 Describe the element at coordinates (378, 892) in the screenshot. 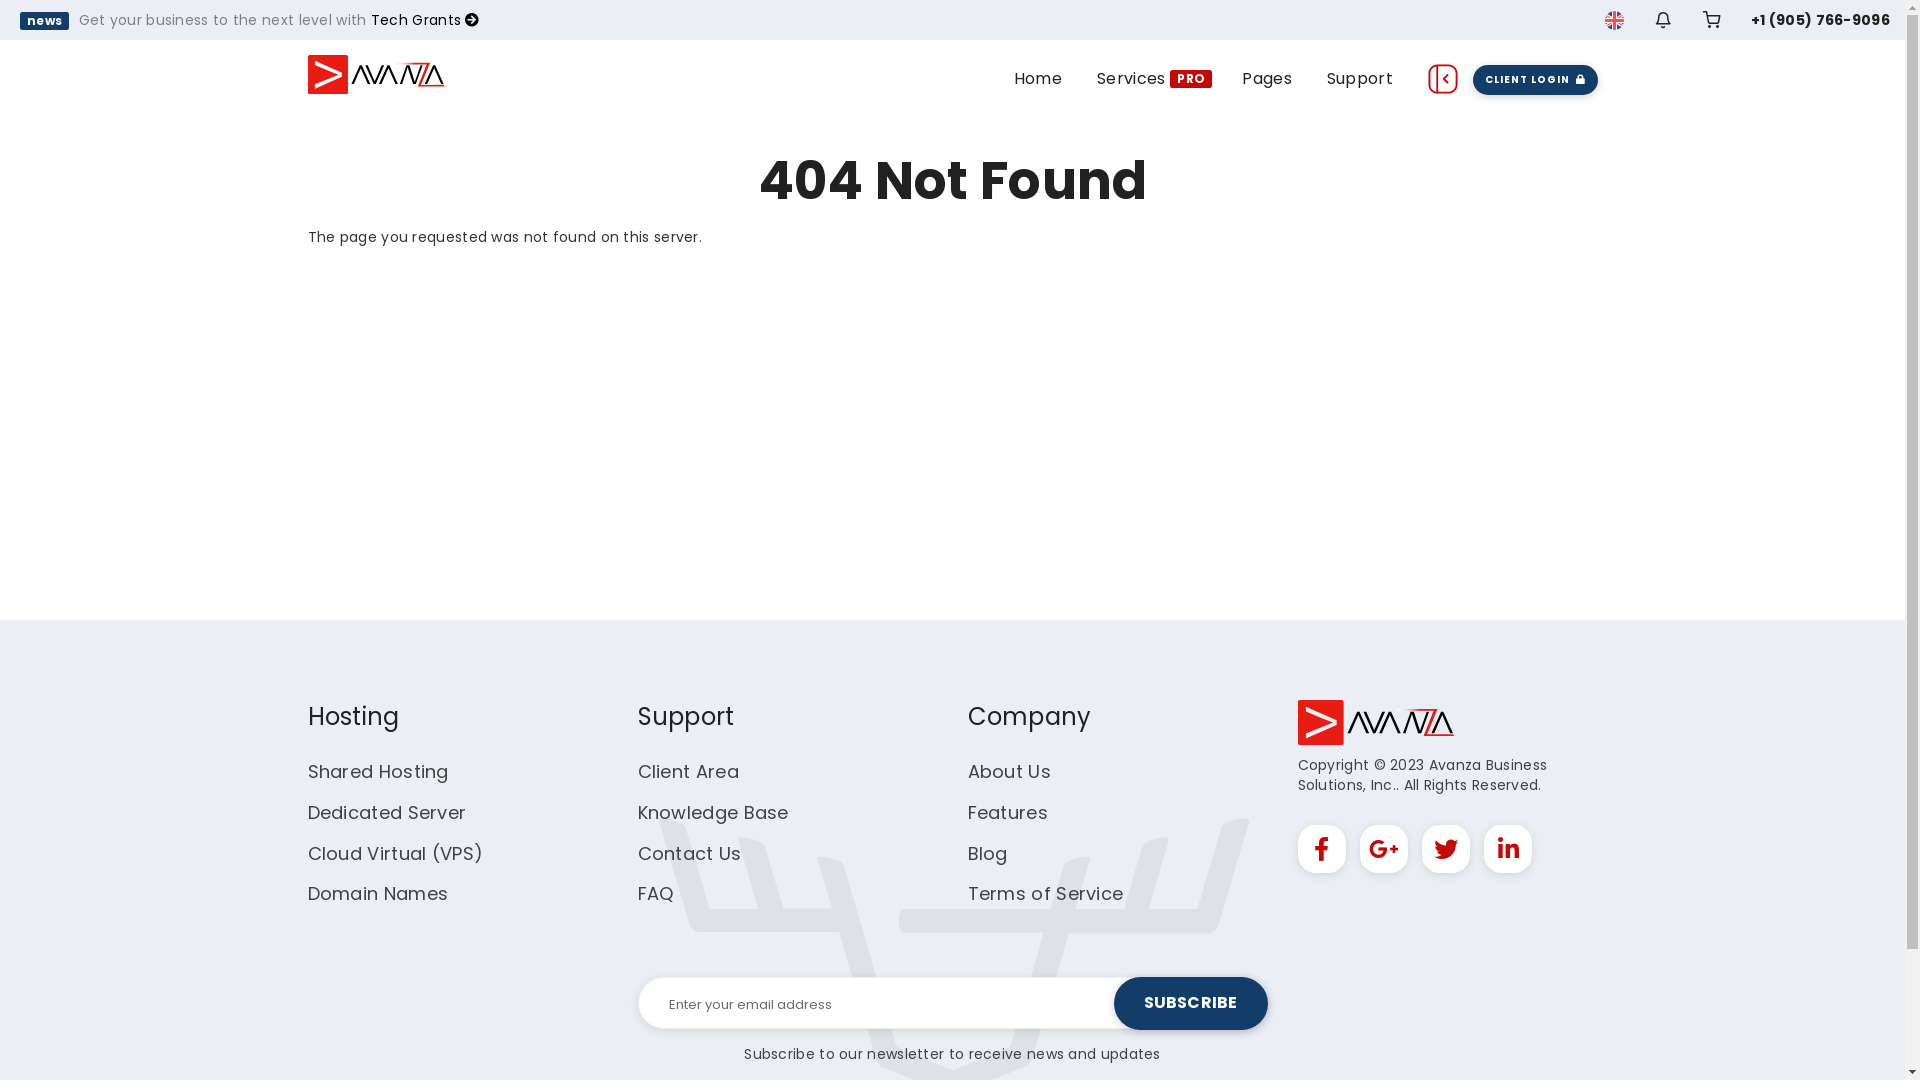

I see `'Domain Names'` at that location.